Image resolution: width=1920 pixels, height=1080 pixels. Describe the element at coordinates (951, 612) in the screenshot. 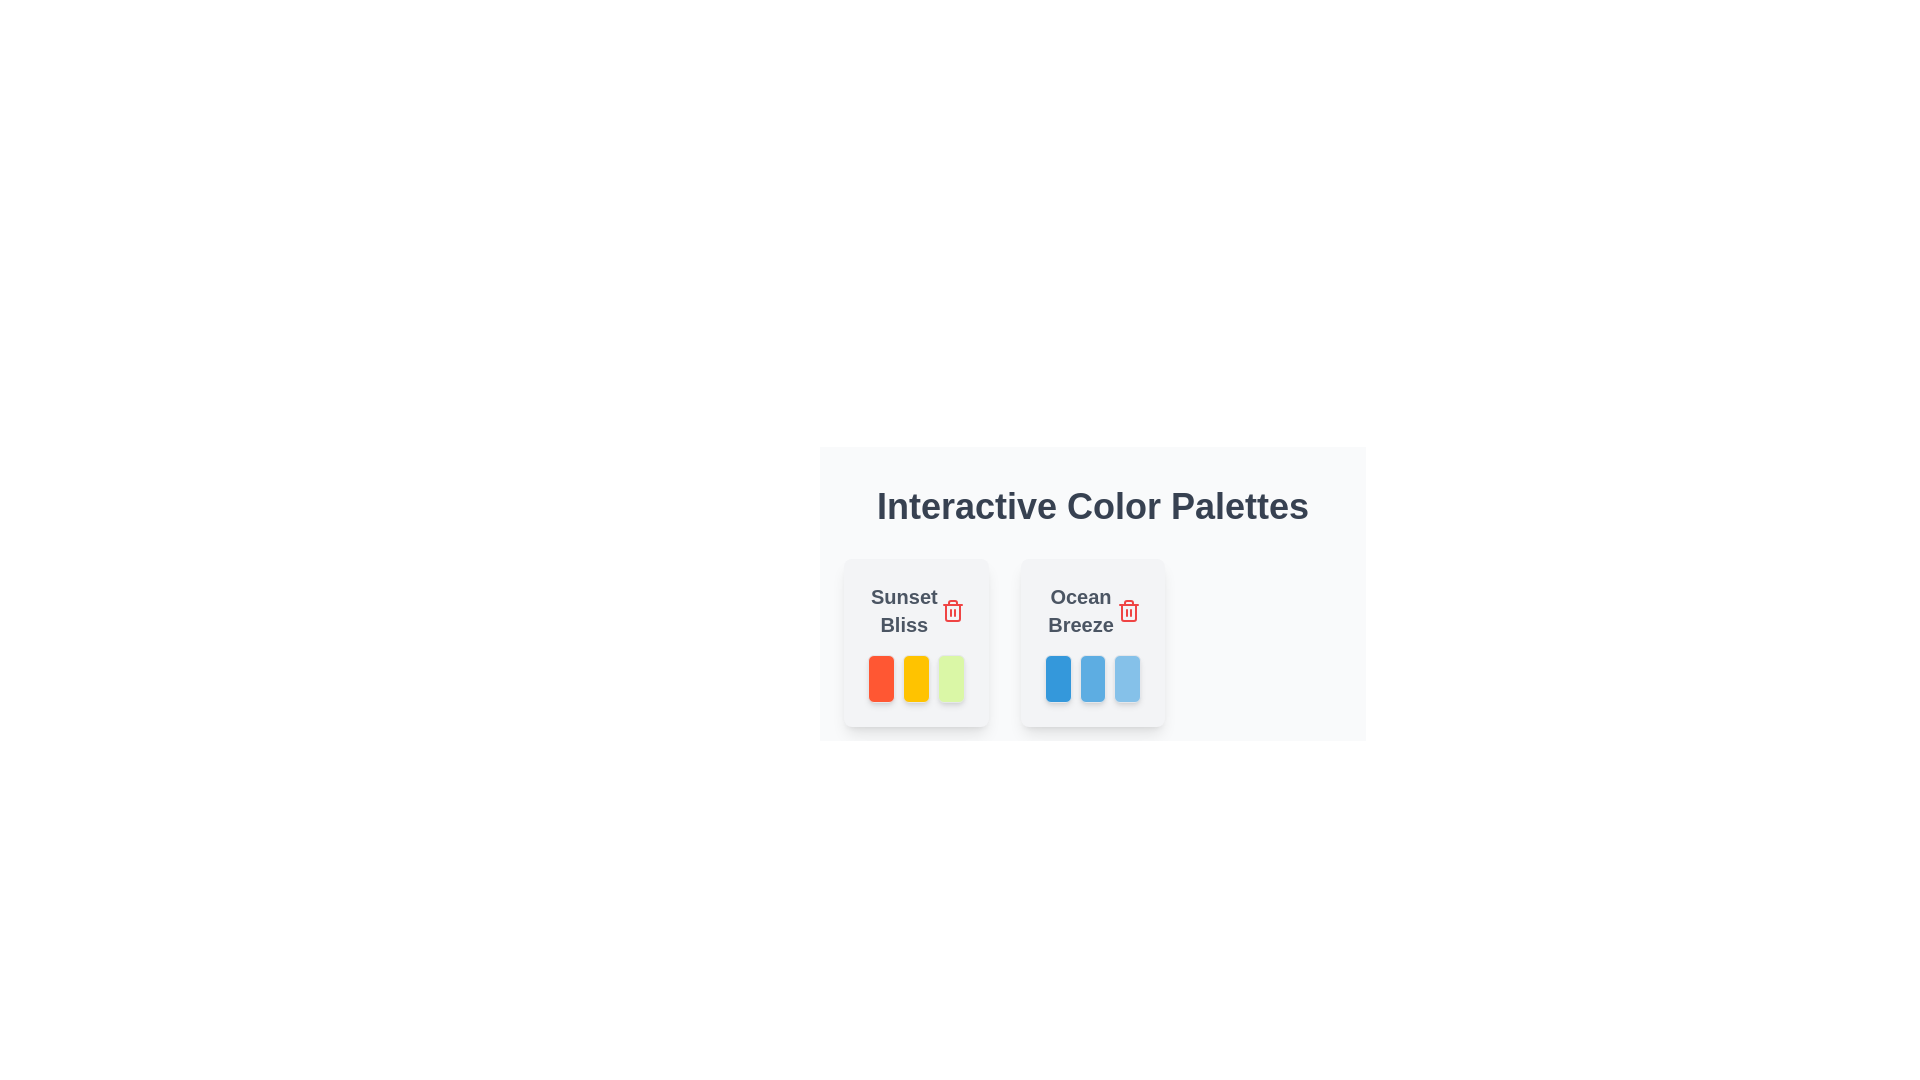

I see `the body of the trash bin icon in the 'Ocean Breeze' section, which is represented as part of an SVG icon located near the upper-right corner` at that location.